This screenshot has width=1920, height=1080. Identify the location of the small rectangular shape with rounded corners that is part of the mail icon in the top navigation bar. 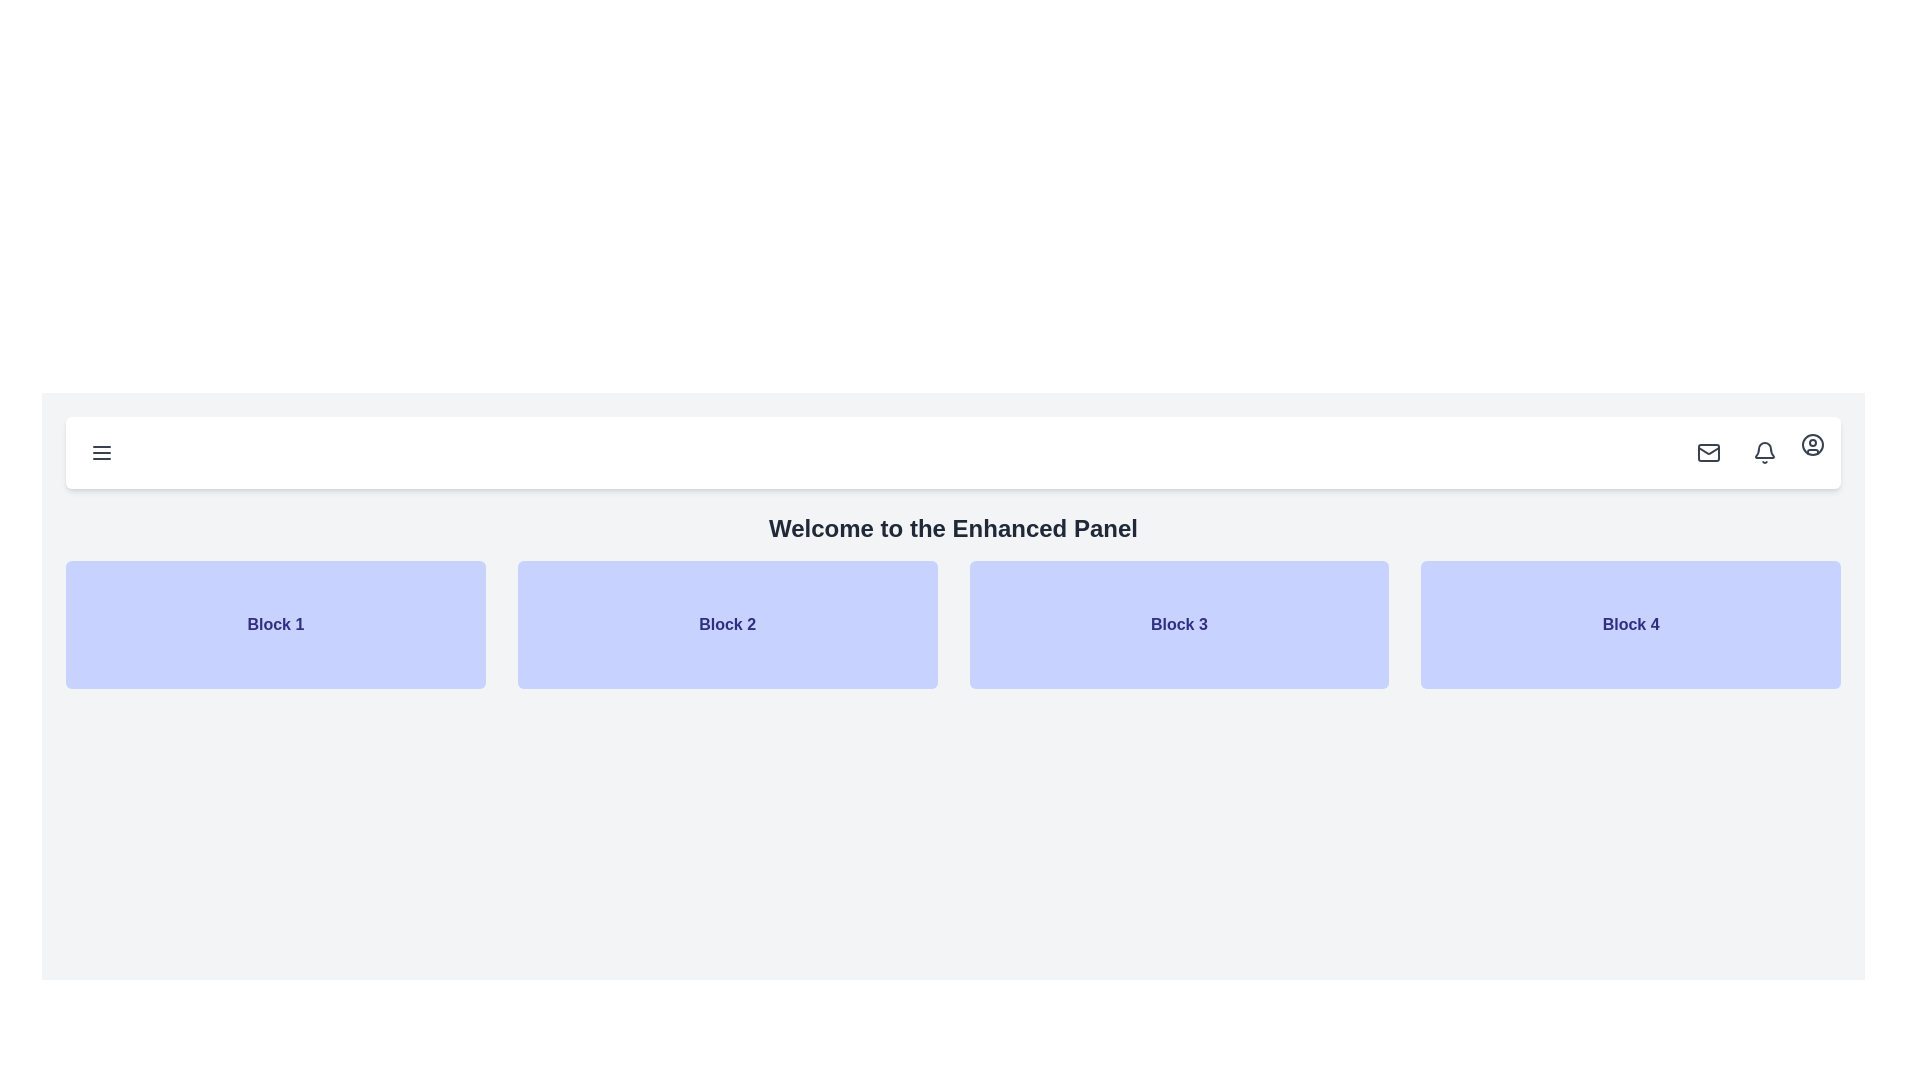
(1707, 452).